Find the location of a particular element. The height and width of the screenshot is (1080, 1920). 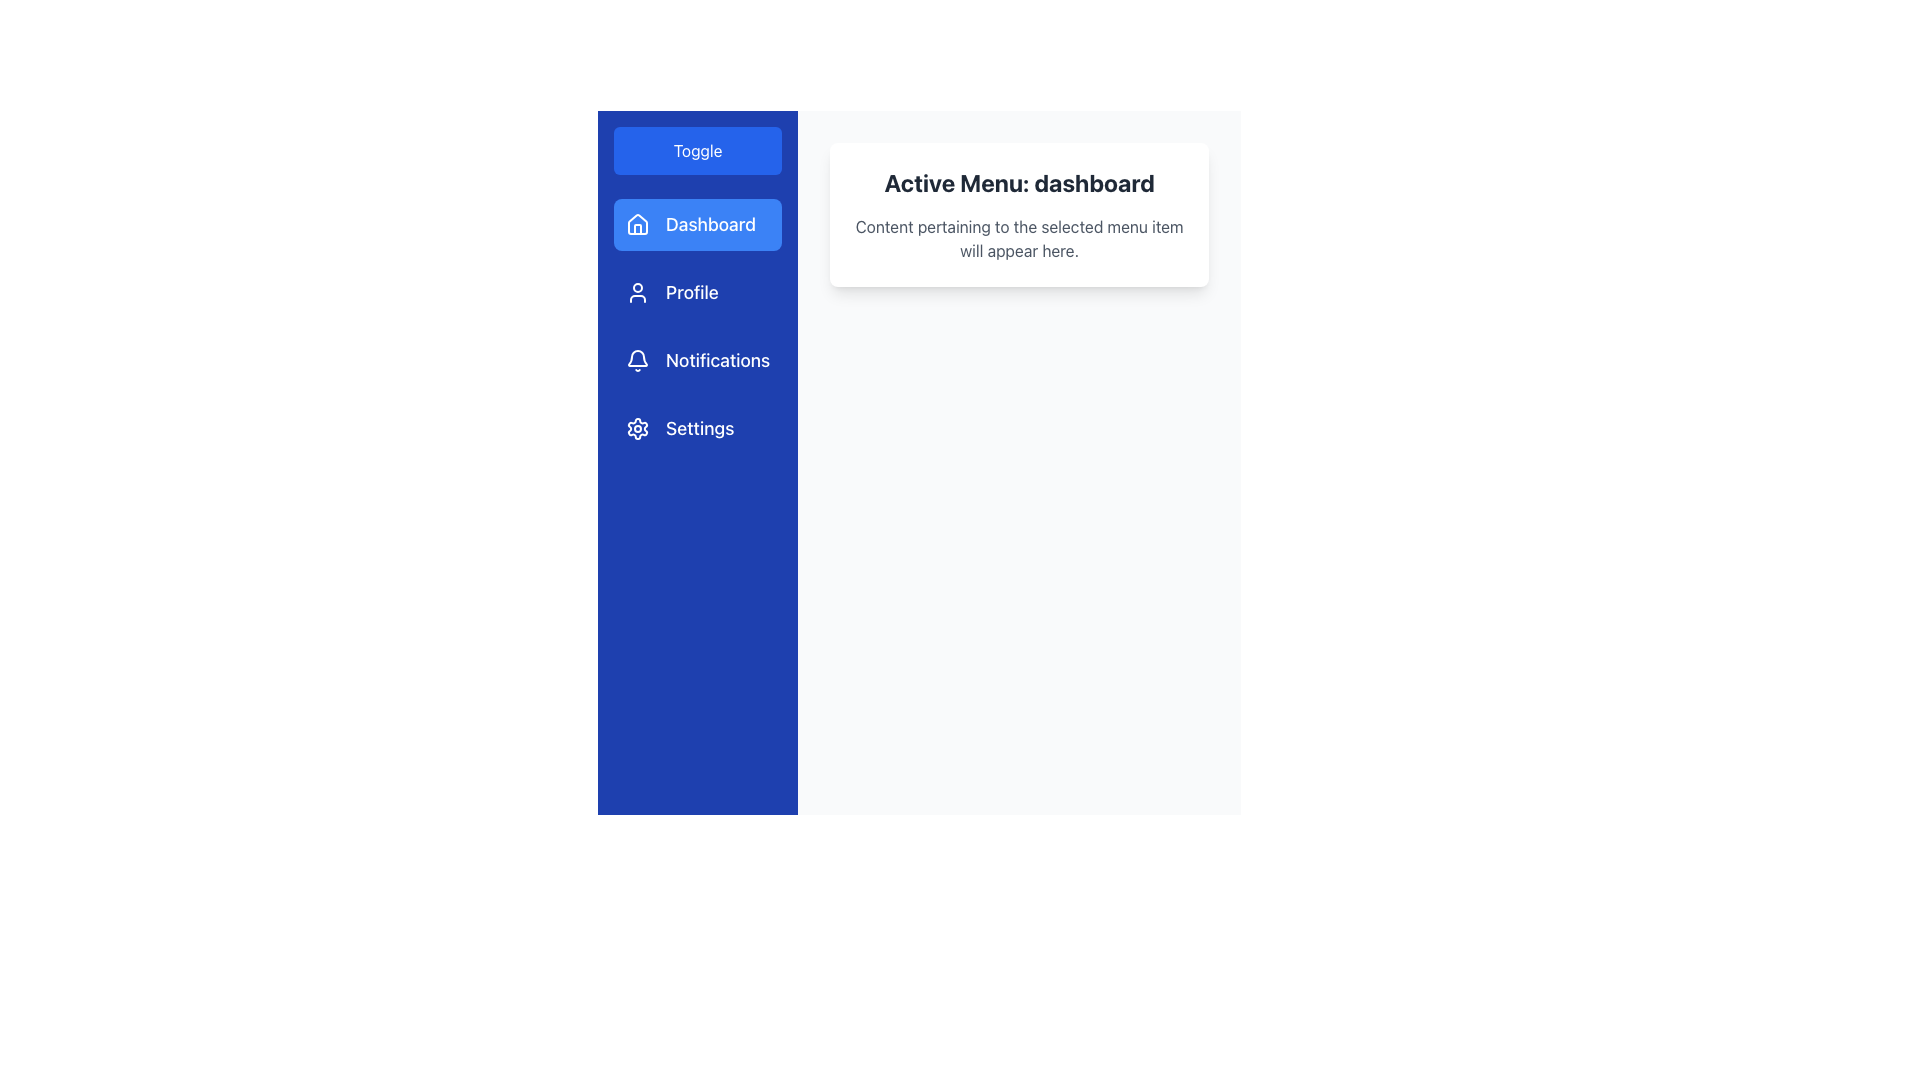

displayed text from the Informational panel located in the right-side panel, horizontally centered within the white content area is located at coordinates (1019, 215).